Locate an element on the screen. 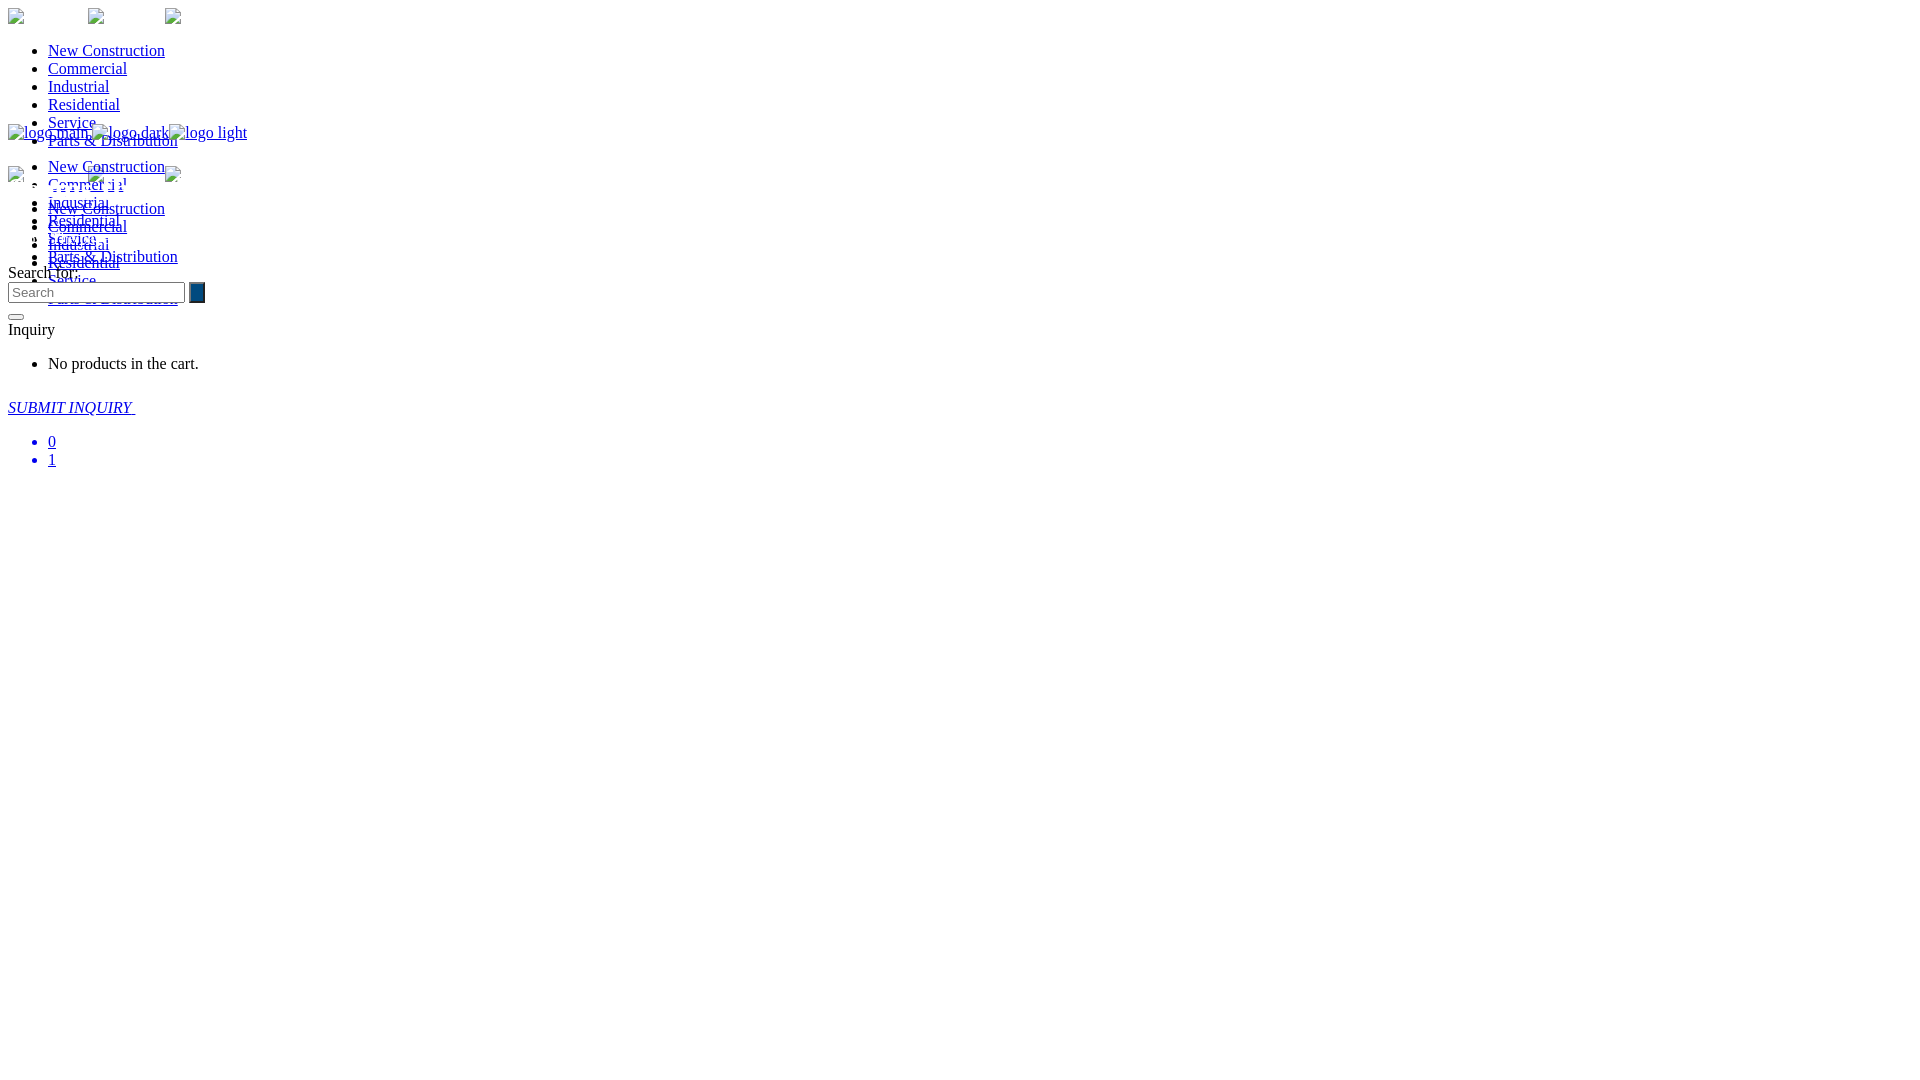 The image size is (1920, 1080). '0 is located at coordinates (960, 467).